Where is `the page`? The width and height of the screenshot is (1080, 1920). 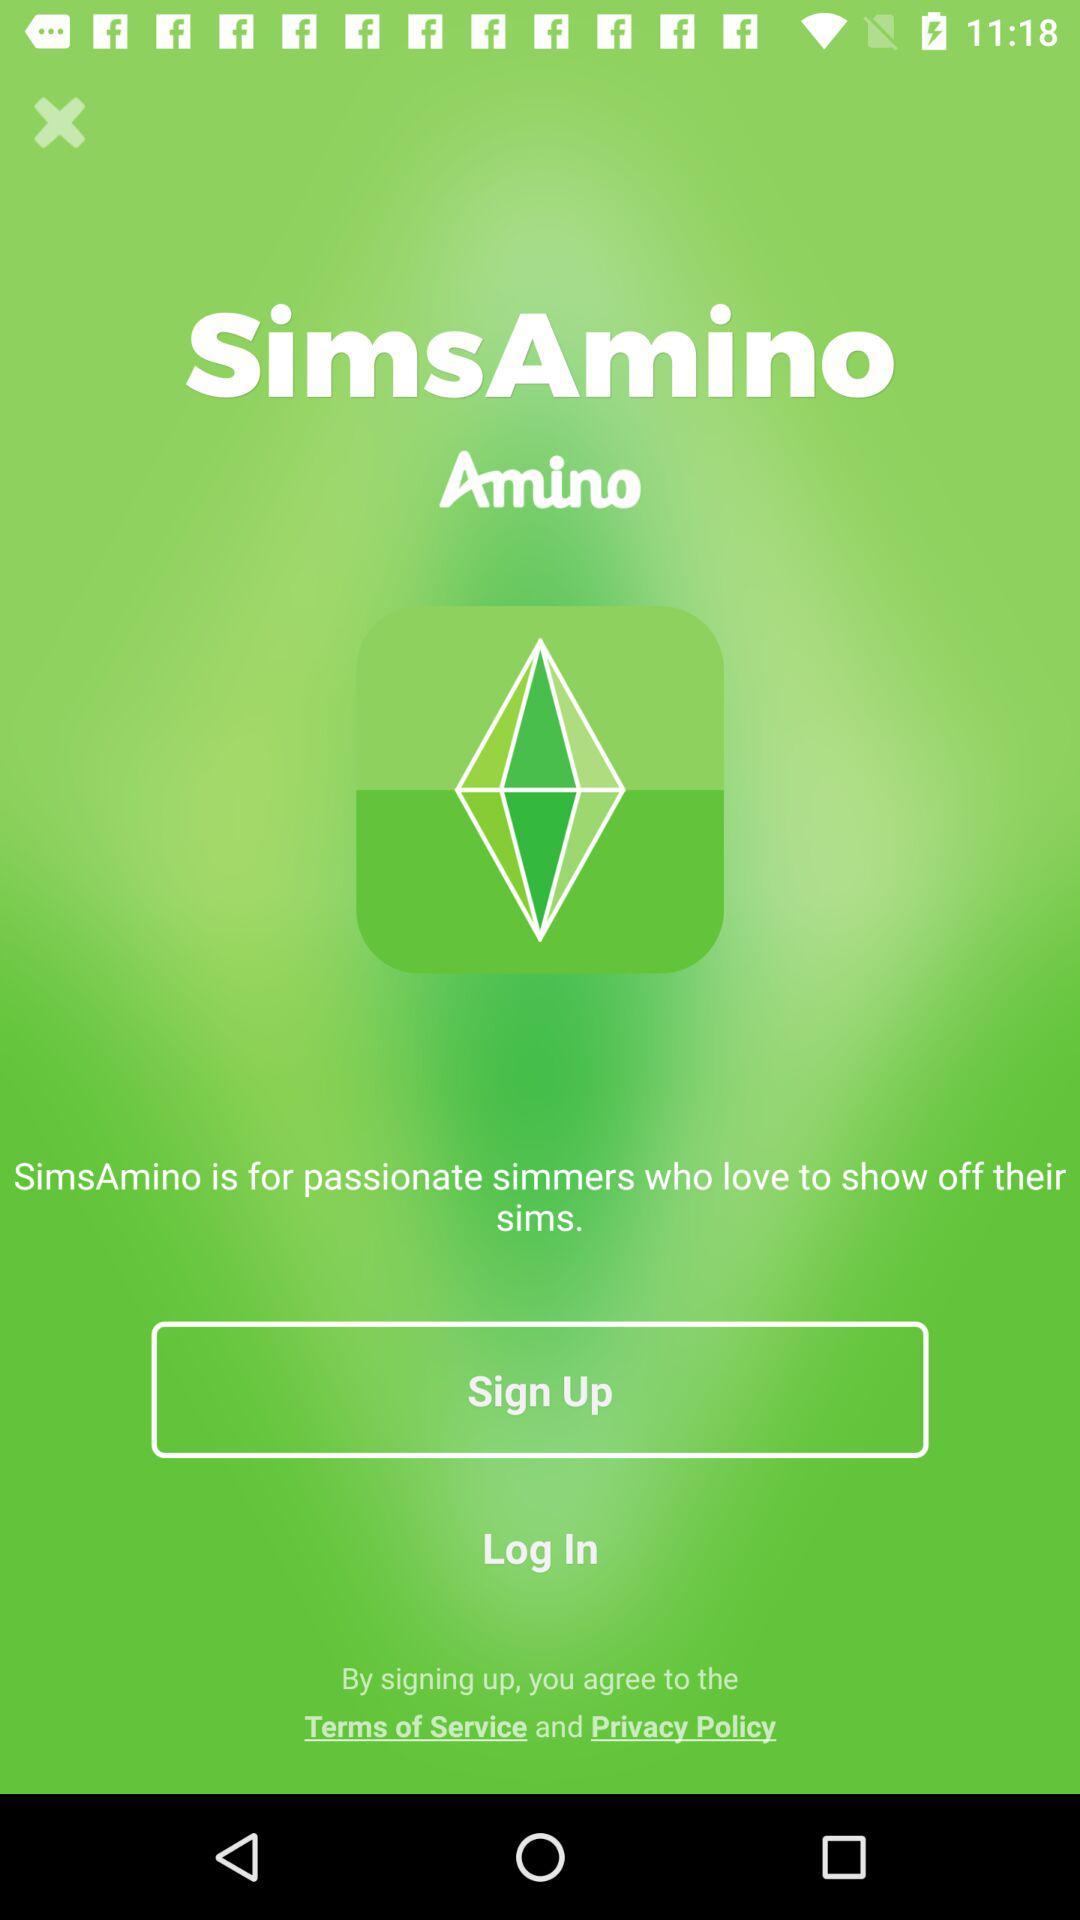 the page is located at coordinates (59, 122).